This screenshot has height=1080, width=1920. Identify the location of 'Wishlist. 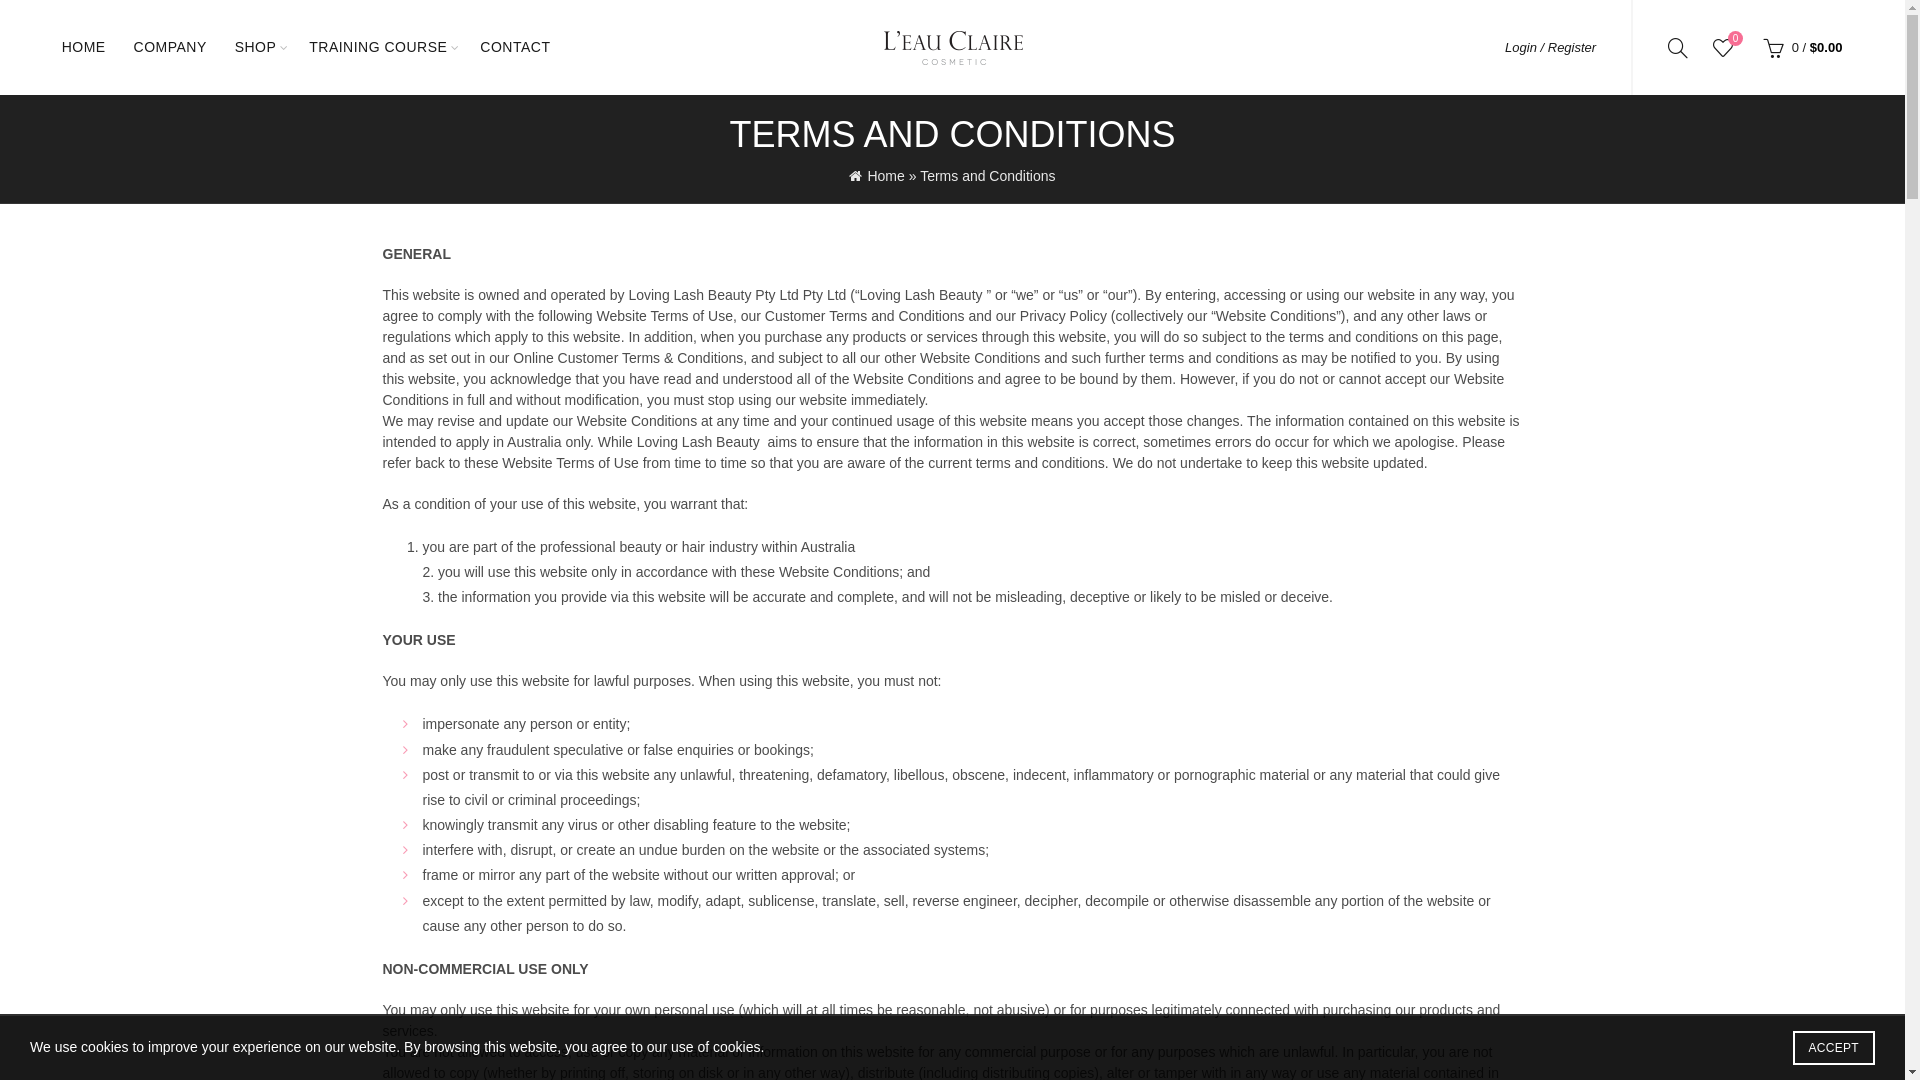
(1722, 45).